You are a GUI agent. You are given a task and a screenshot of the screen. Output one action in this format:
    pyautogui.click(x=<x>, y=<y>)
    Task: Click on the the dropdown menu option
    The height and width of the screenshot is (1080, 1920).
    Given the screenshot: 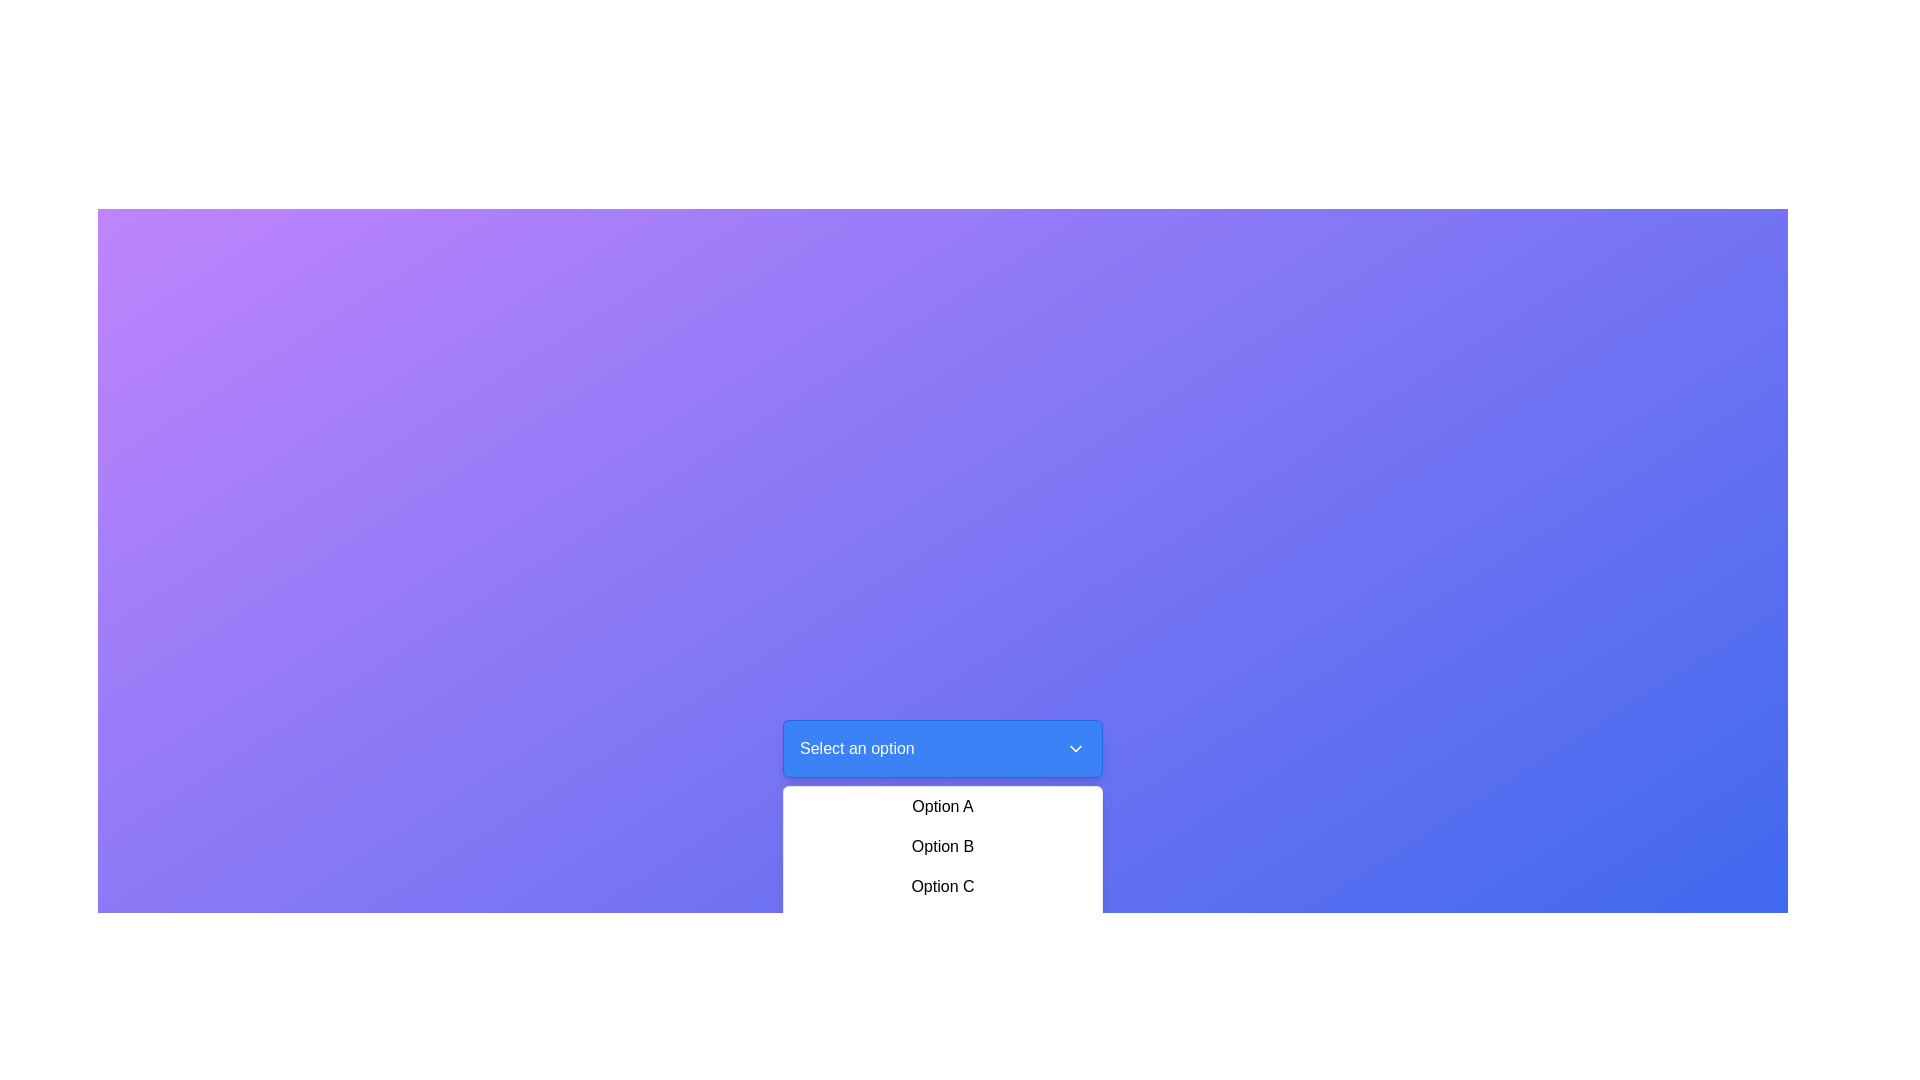 What is the action you would take?
    pyautogui.click(x=941, y=866)
    